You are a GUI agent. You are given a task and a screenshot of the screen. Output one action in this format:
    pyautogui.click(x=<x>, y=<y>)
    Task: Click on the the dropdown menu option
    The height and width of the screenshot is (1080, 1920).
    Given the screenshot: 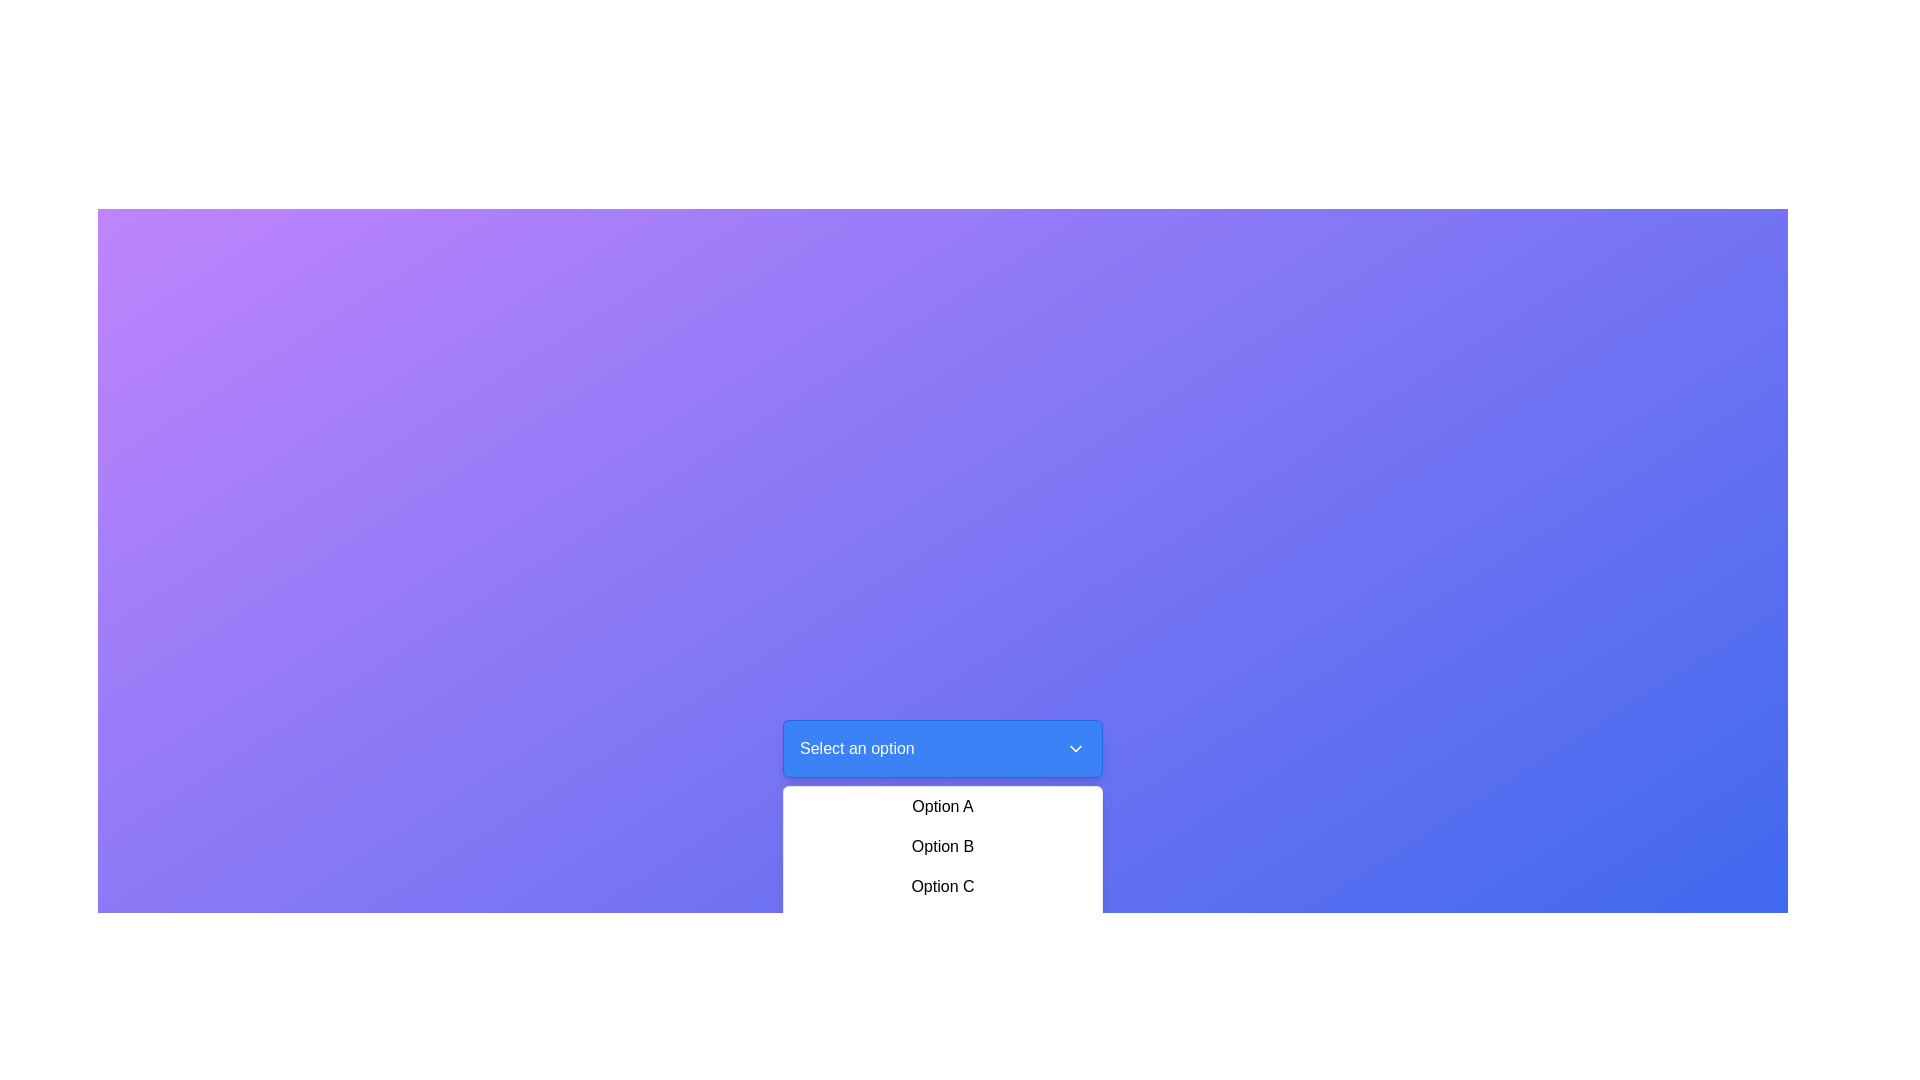 What is the action you would take?
    pyautogui.click(x=941, y=866)
    